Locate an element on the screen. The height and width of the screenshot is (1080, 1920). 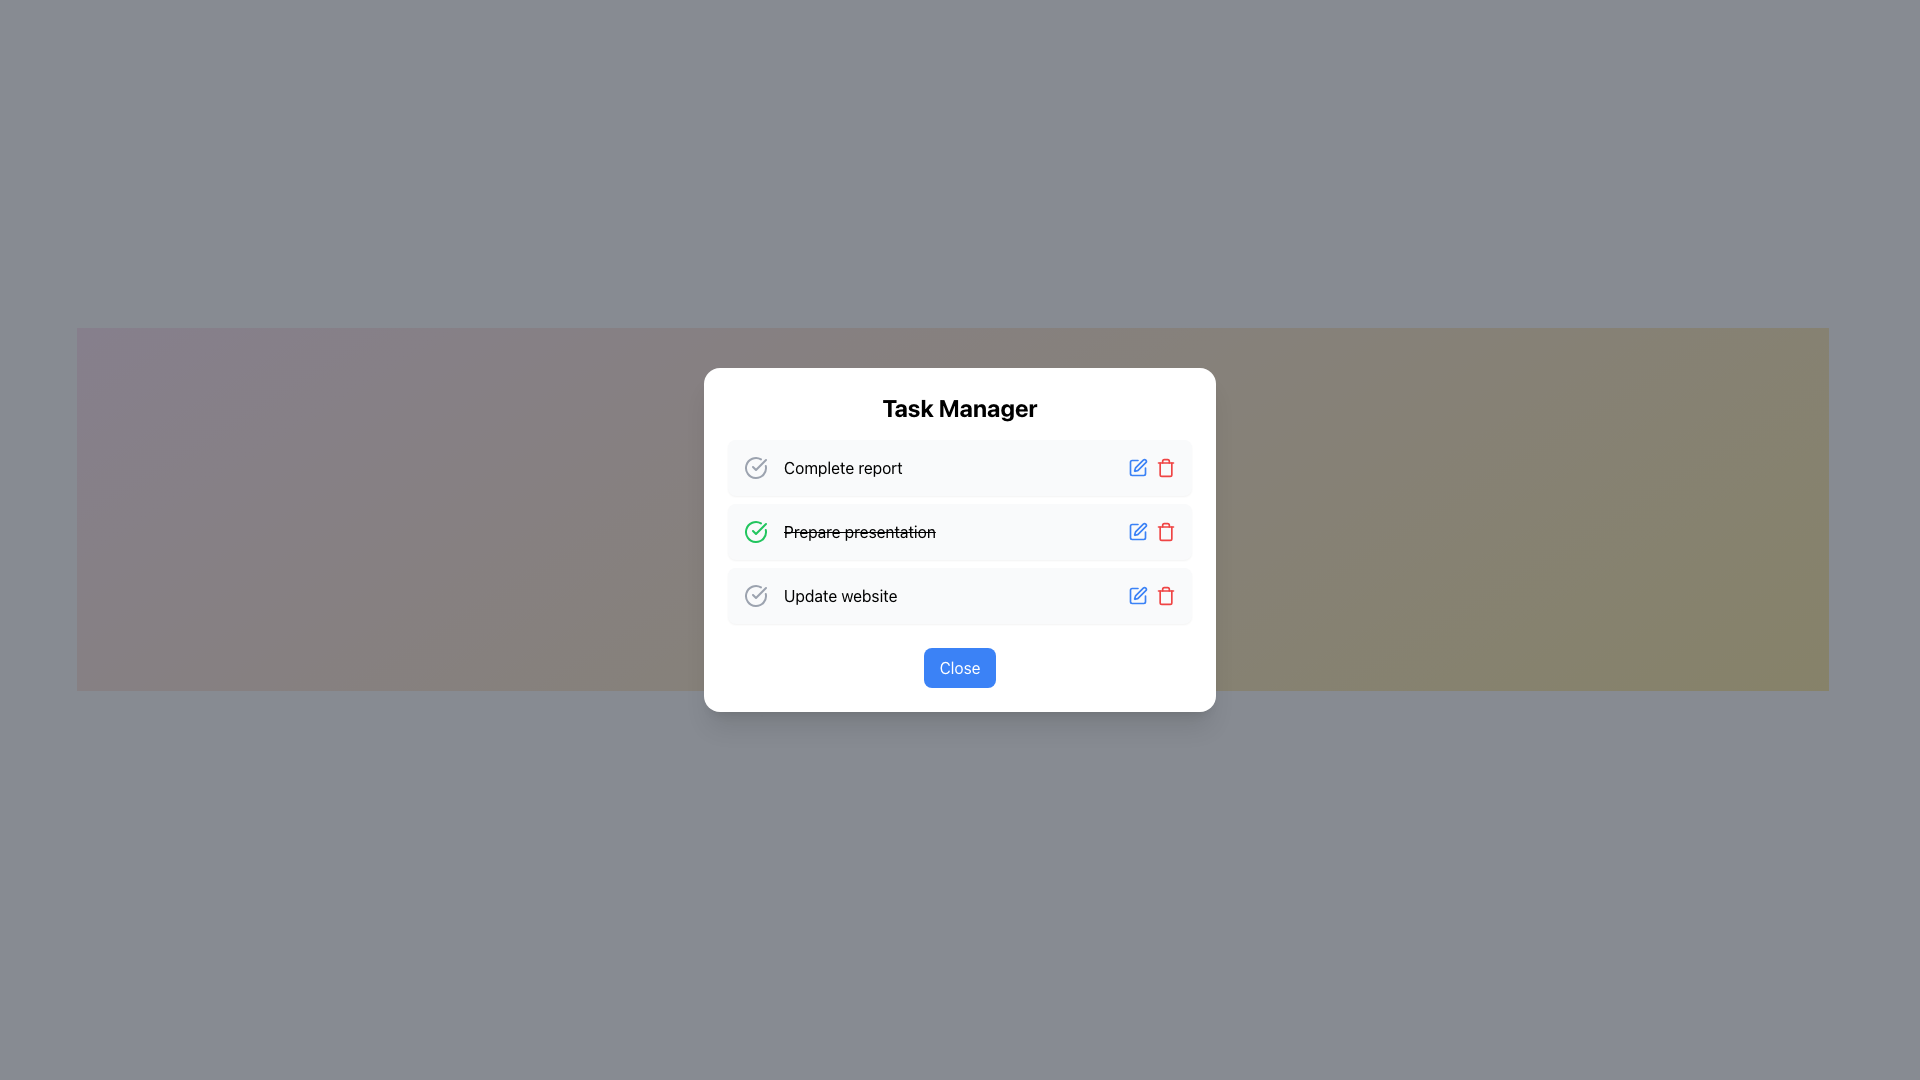
the close button located at the bottom center of the dialog box is located at coordinates (960, 667).